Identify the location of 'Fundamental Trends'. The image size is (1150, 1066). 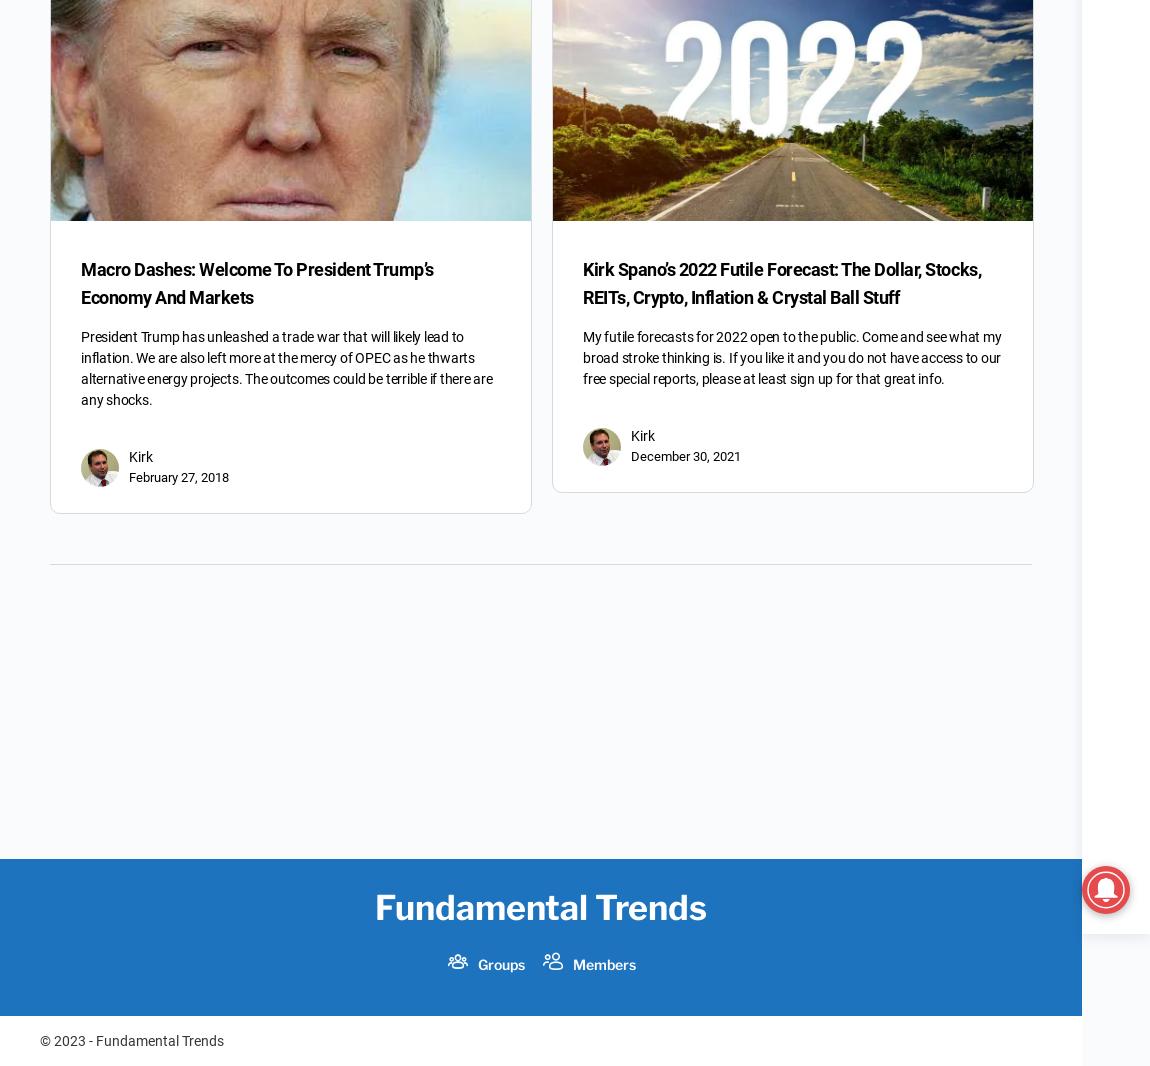
(540, 907).